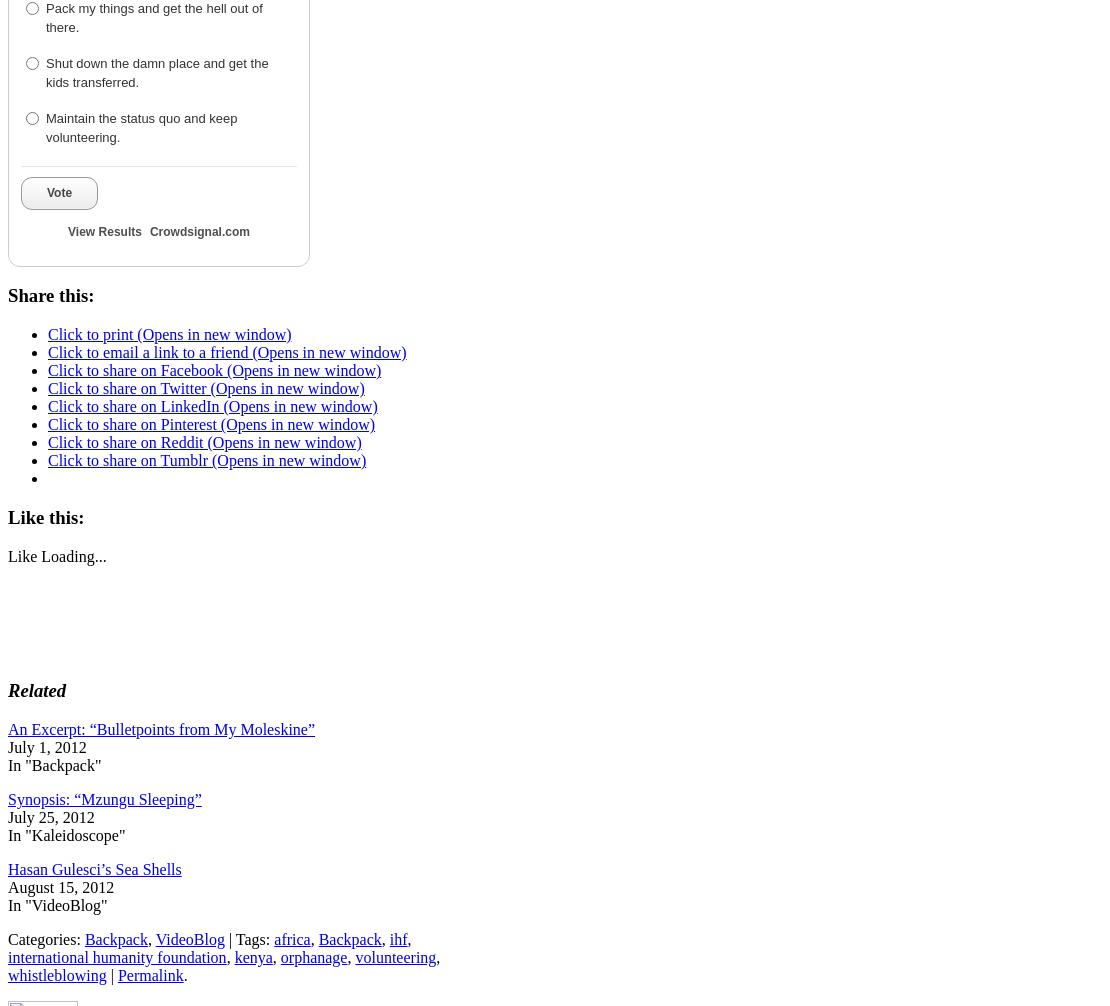  Describe the element at coordinates (205, 387) in the screenshot. I see `'Click to share on Twitter (Opens in new window)'` at that location.